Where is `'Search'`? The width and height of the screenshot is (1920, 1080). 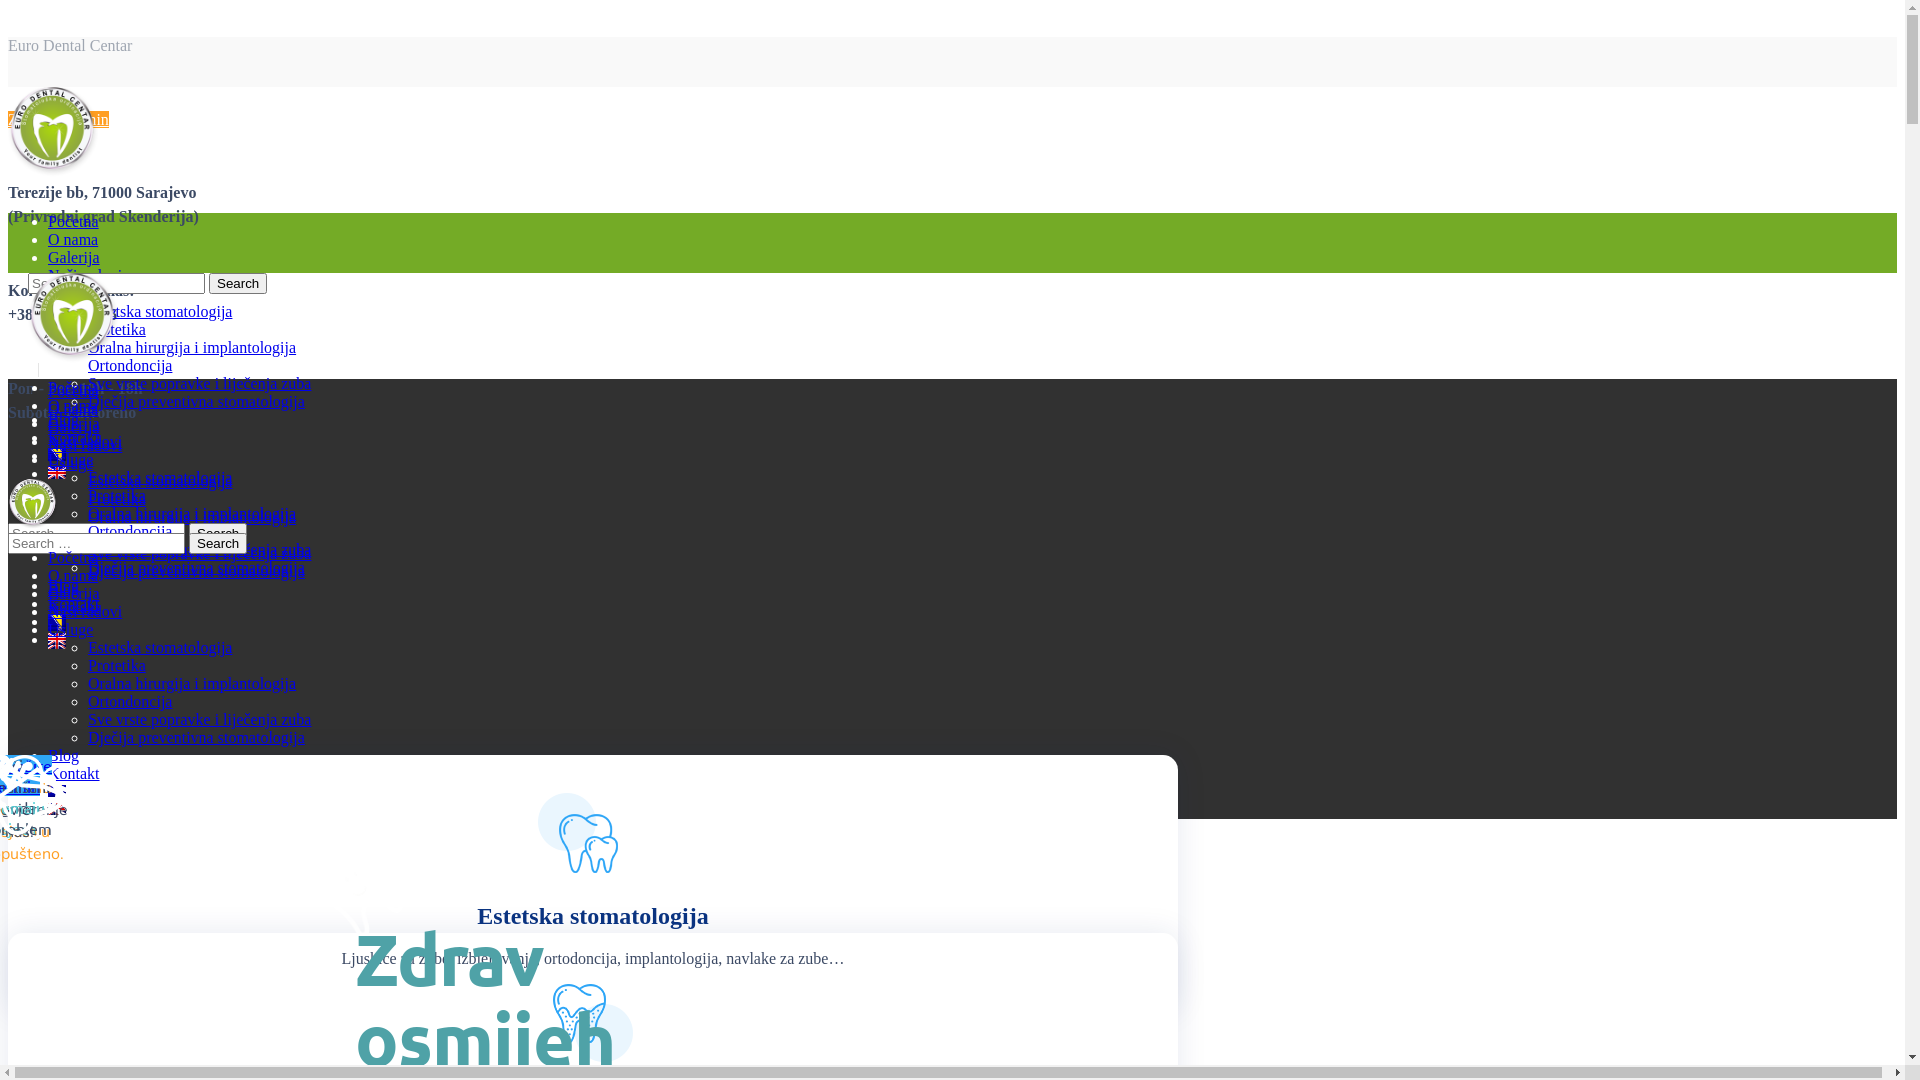 'Search' is located at coordinates (238, 283).